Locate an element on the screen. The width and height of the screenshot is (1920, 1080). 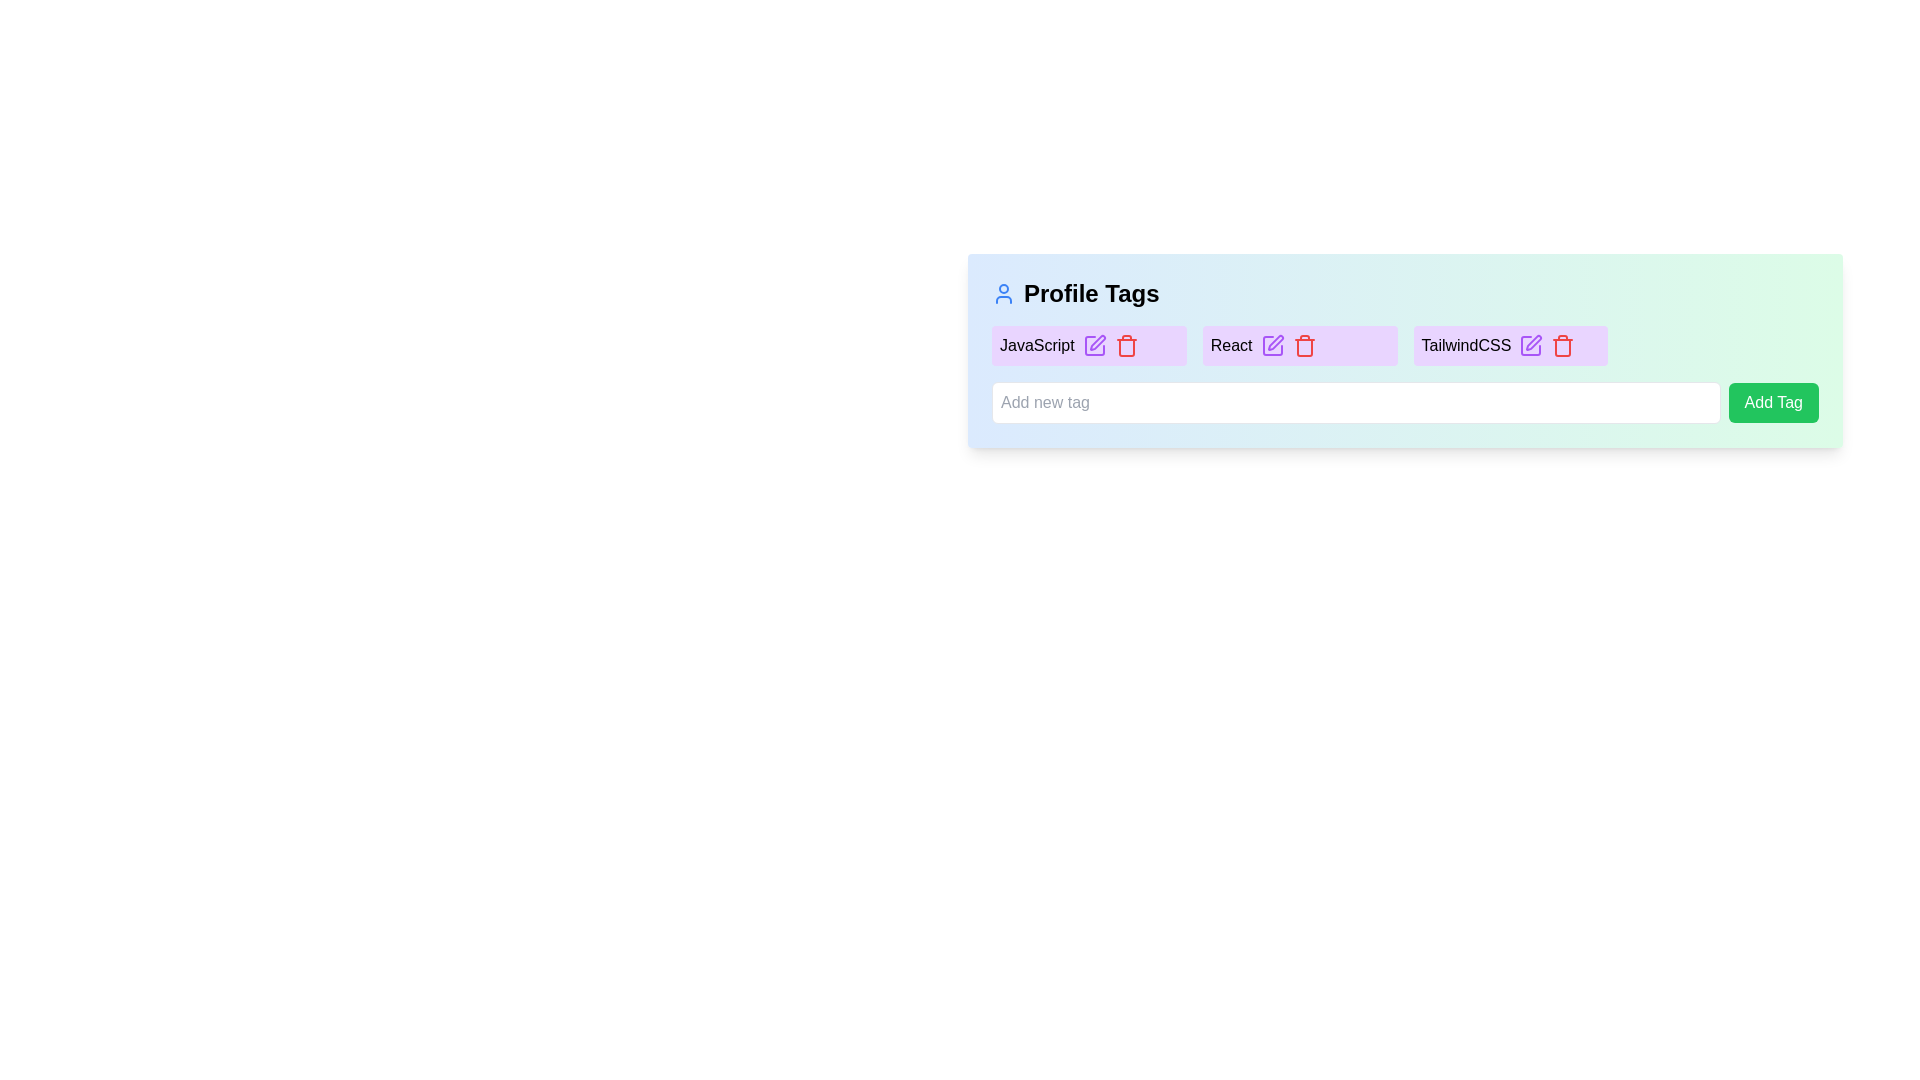
the first text label or tag in the group located below the 'Profile Tags' header, positioned to the left of 'React' and 'TailwindCSS' is located at coordinates (1037, 345).